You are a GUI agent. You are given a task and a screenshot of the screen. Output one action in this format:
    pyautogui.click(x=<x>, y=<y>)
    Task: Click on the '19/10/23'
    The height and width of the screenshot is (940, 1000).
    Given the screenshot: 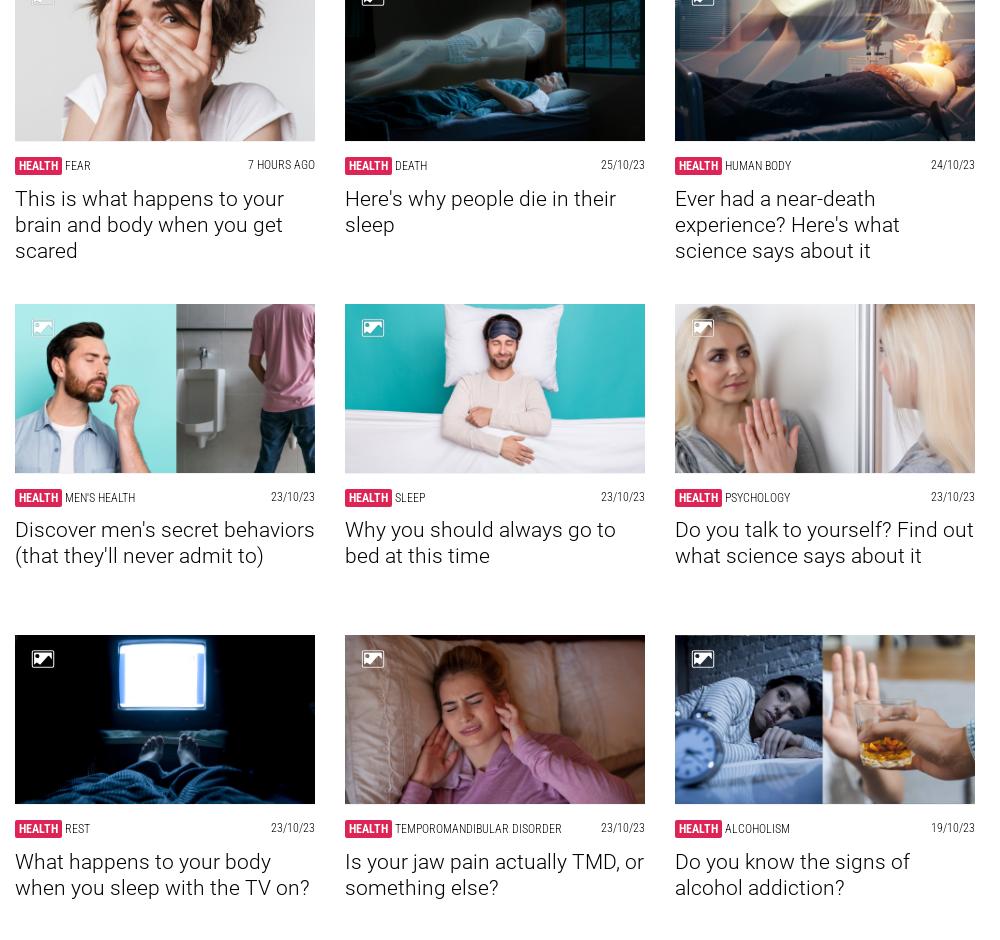 What is the action you would take?
    pyautogui.click(x=952, y=827)
    